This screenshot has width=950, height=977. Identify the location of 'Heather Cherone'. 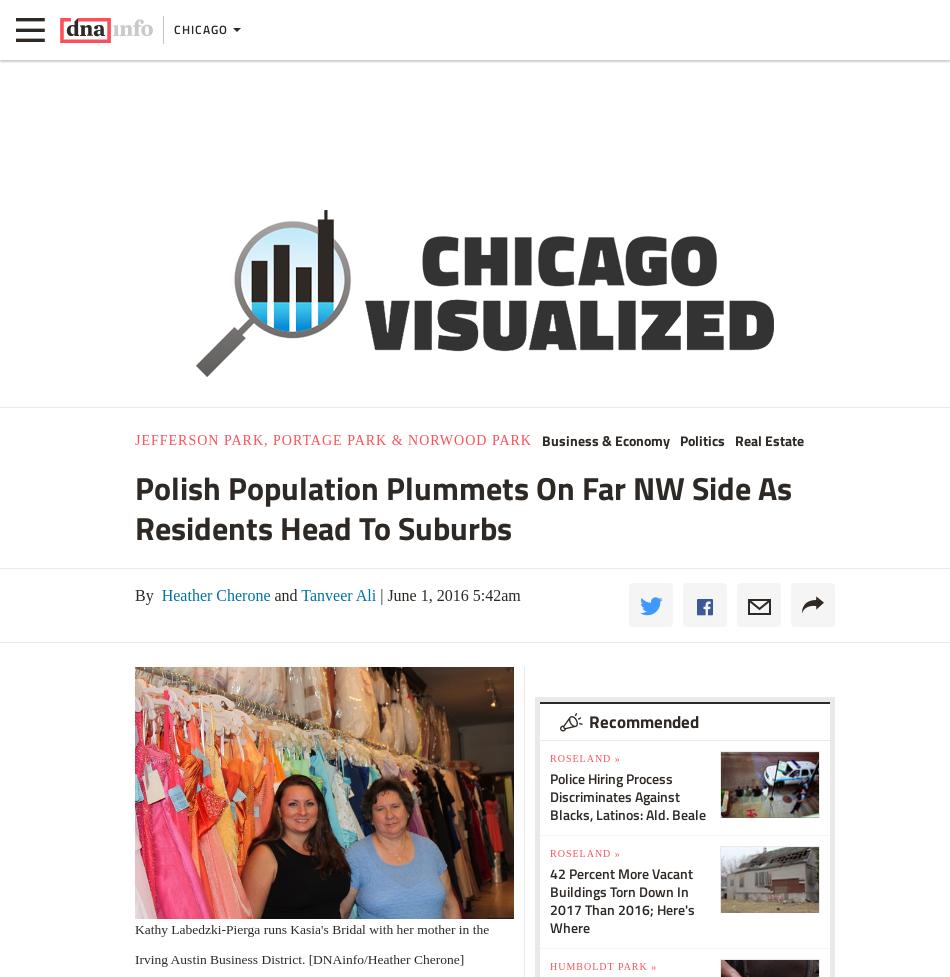
(157, 593).